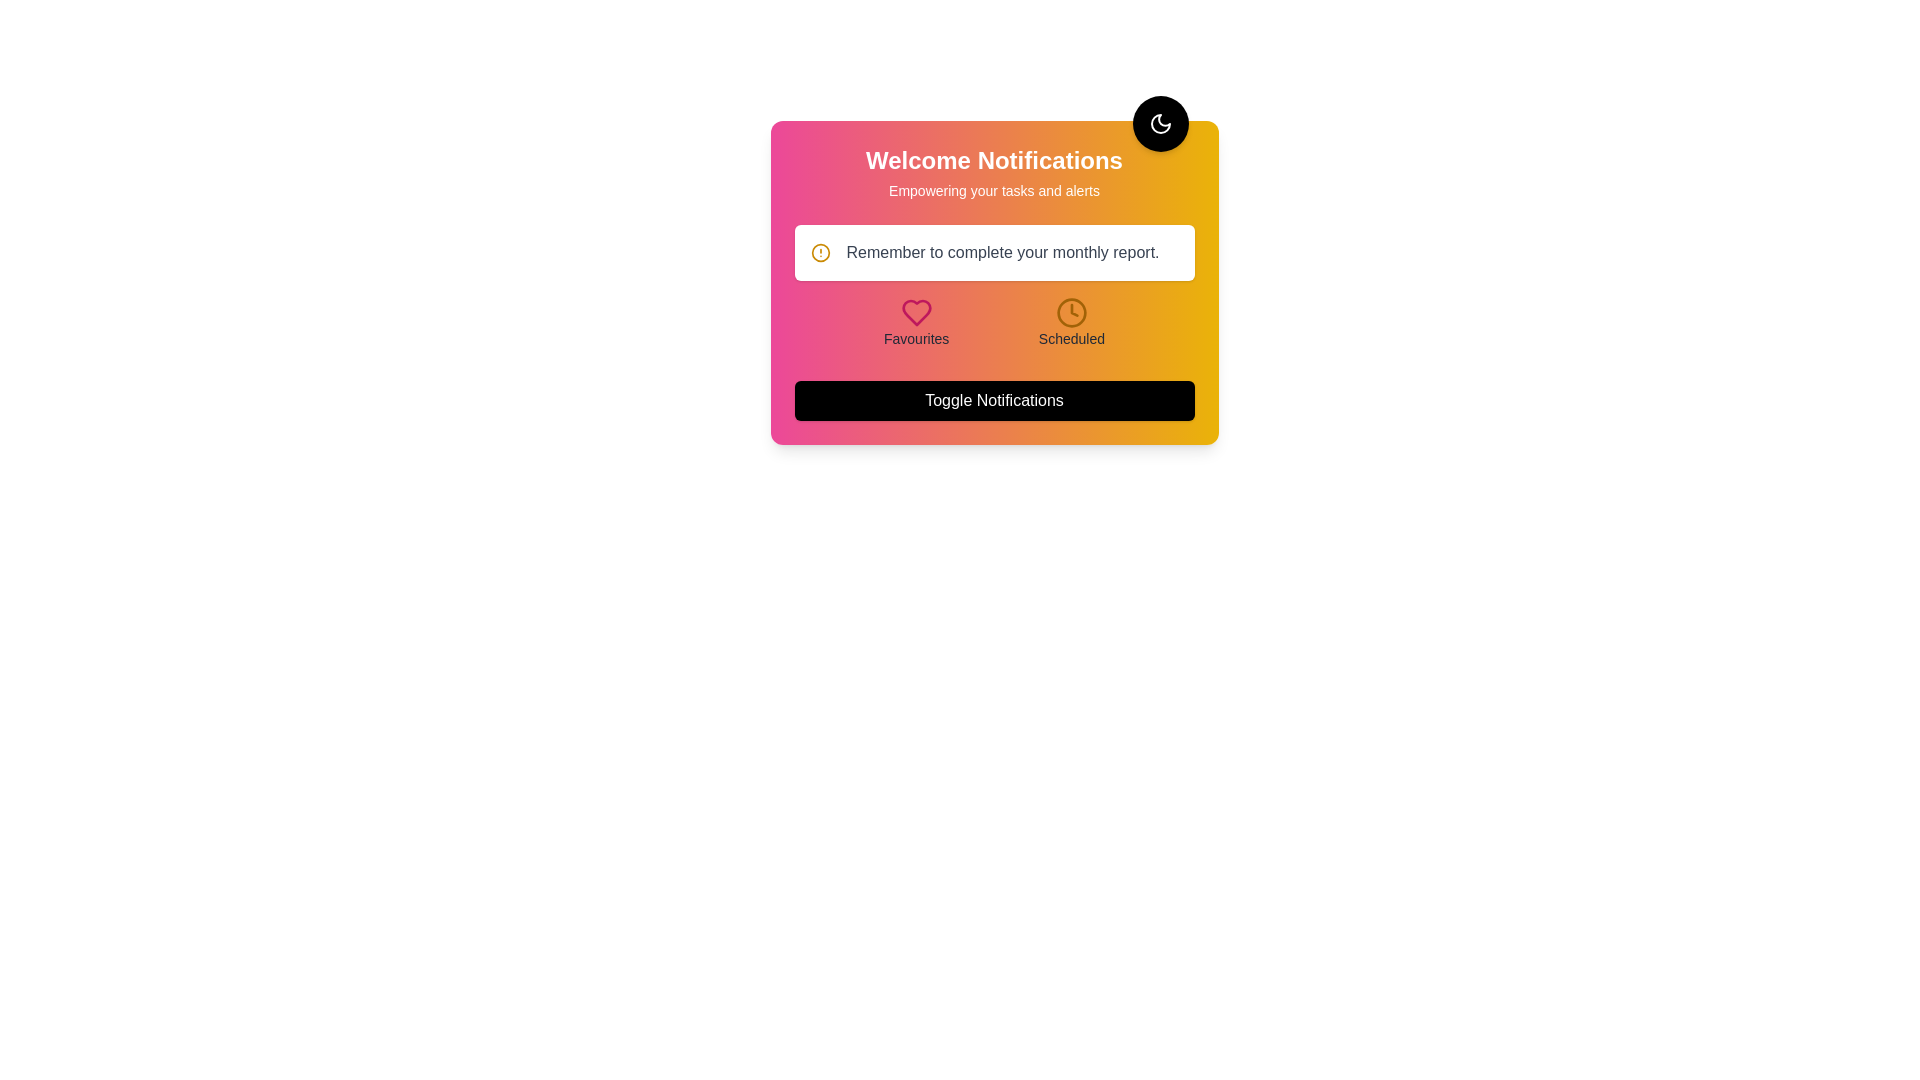  What do you see at coordinates (1070, 312) in the screenshot?
I see `the clock icon located in the bottom-right segment of the card, directly above the 'Scheduled' label` at bounding box center [1070, 312].